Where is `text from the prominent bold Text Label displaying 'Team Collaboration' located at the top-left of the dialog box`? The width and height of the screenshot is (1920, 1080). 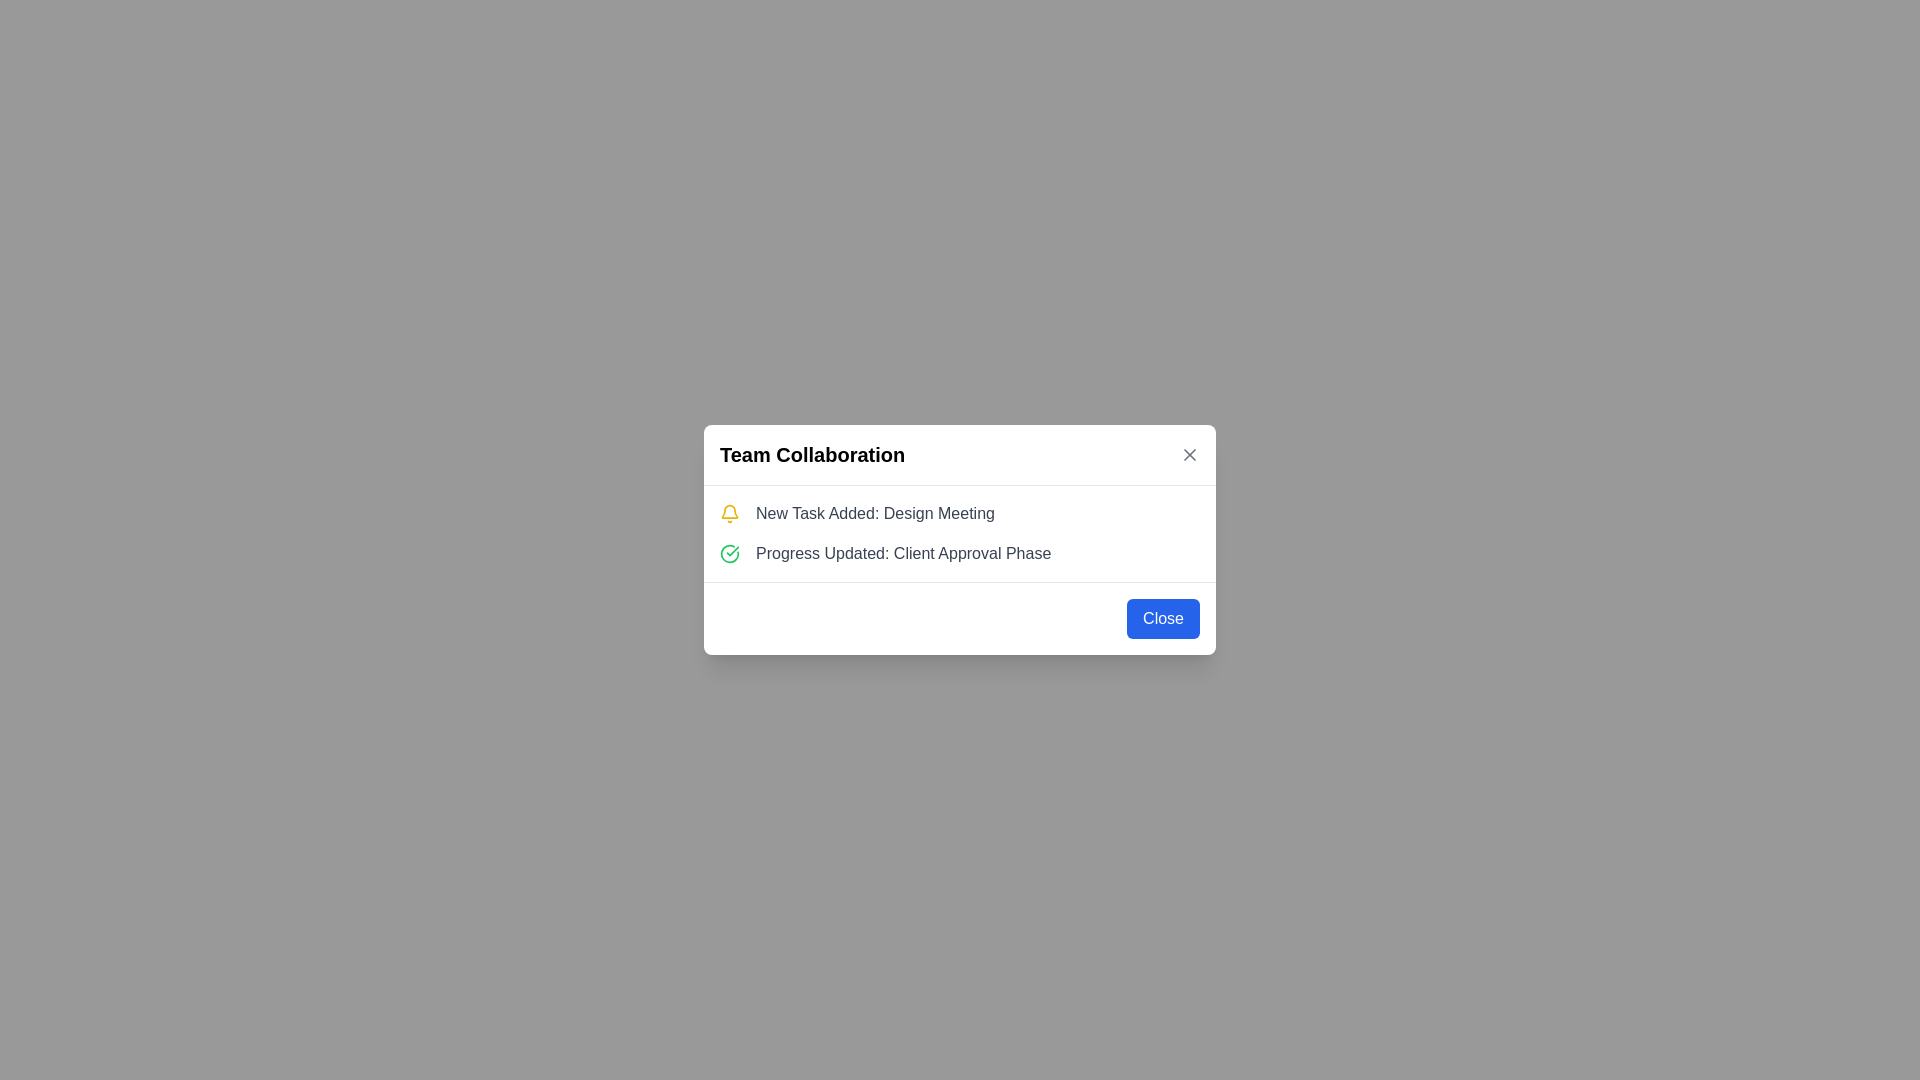
text from the prominent bold Text Label displaying 'Team Collaboration' located at the top-left of the dialog box is located at coordinates (812, 455).